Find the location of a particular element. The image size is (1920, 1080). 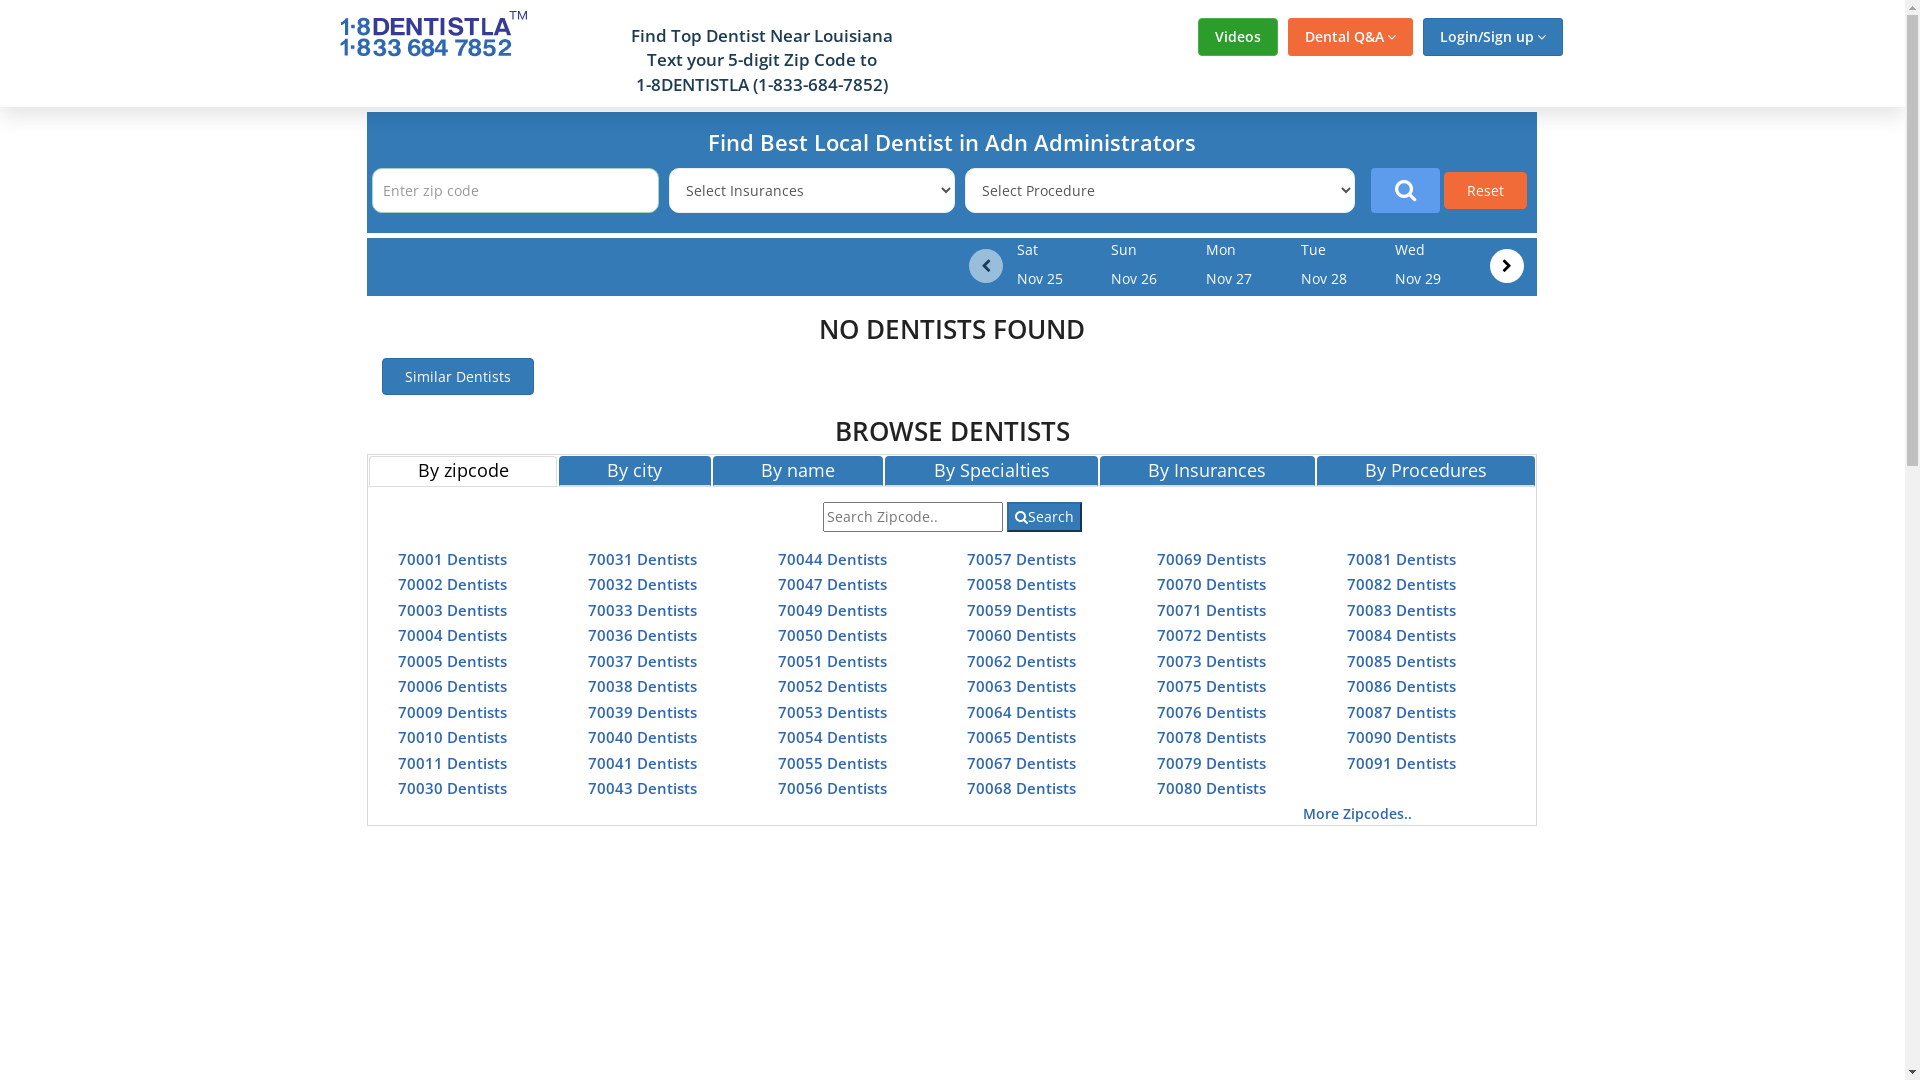

'70068 Dentists' is located at coordinates (1021, 786).